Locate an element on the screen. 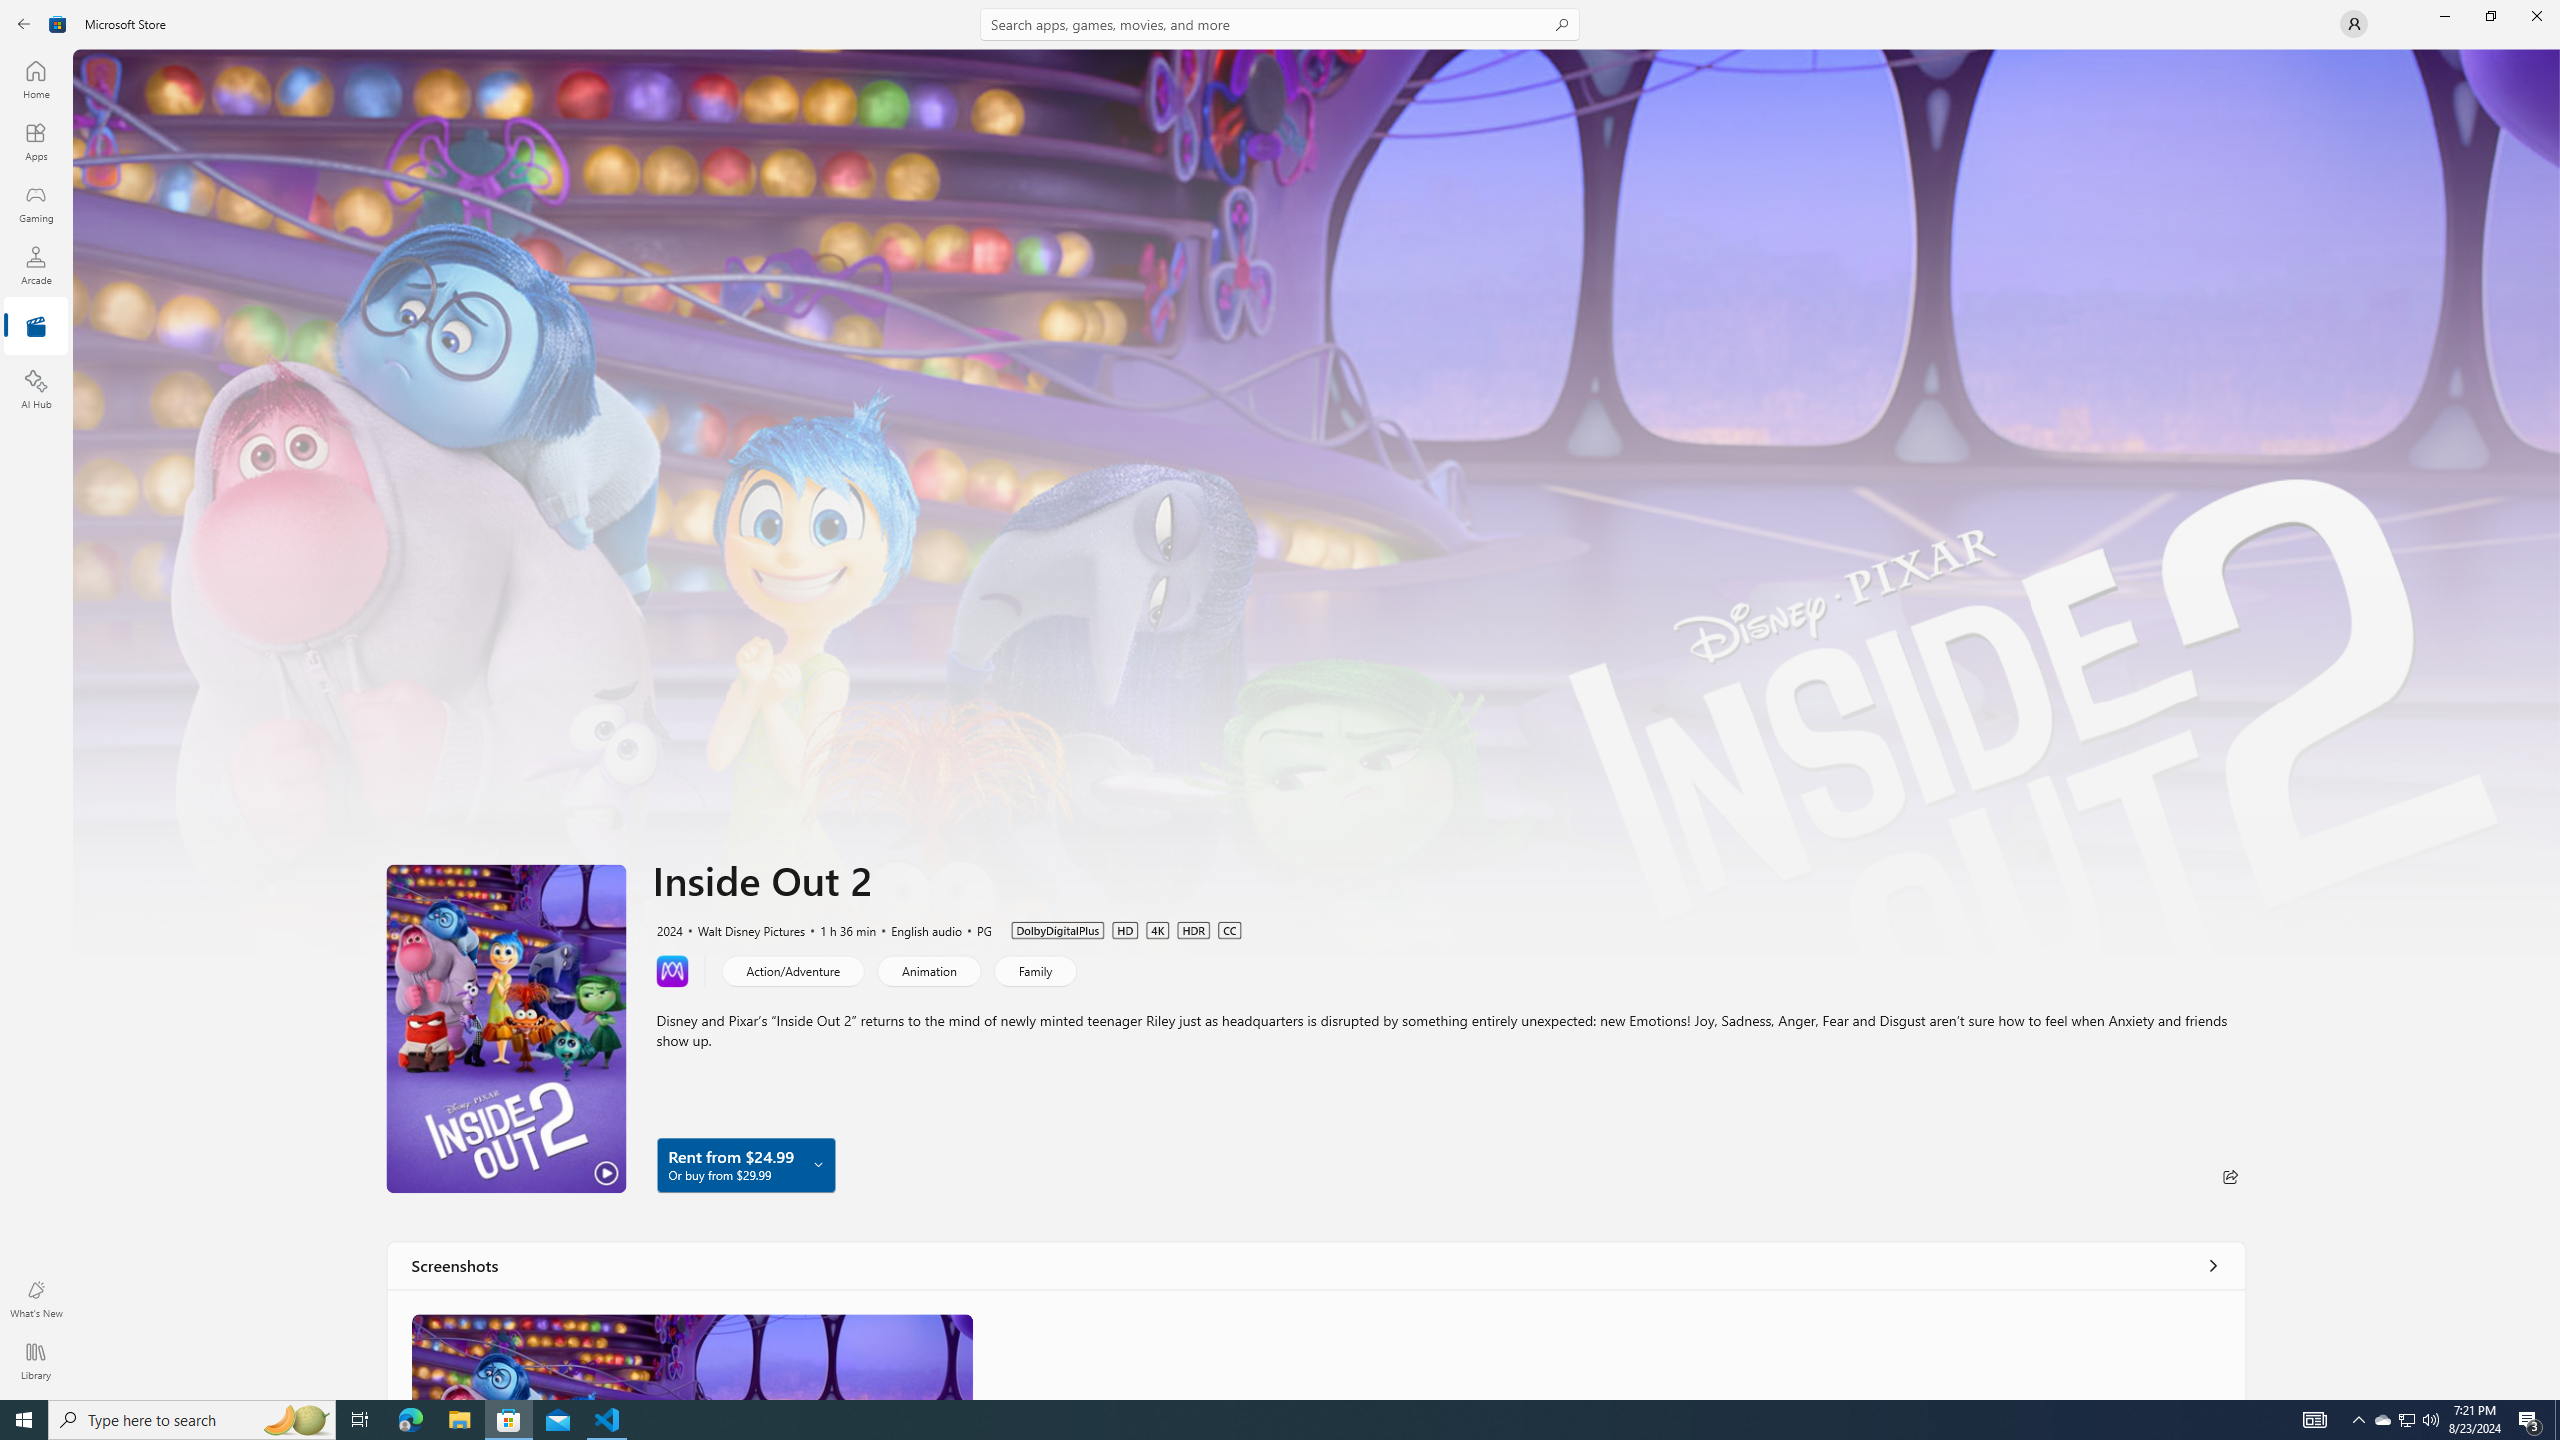  'Restore Microsoft Store' is located at coordinates (2490, 15).